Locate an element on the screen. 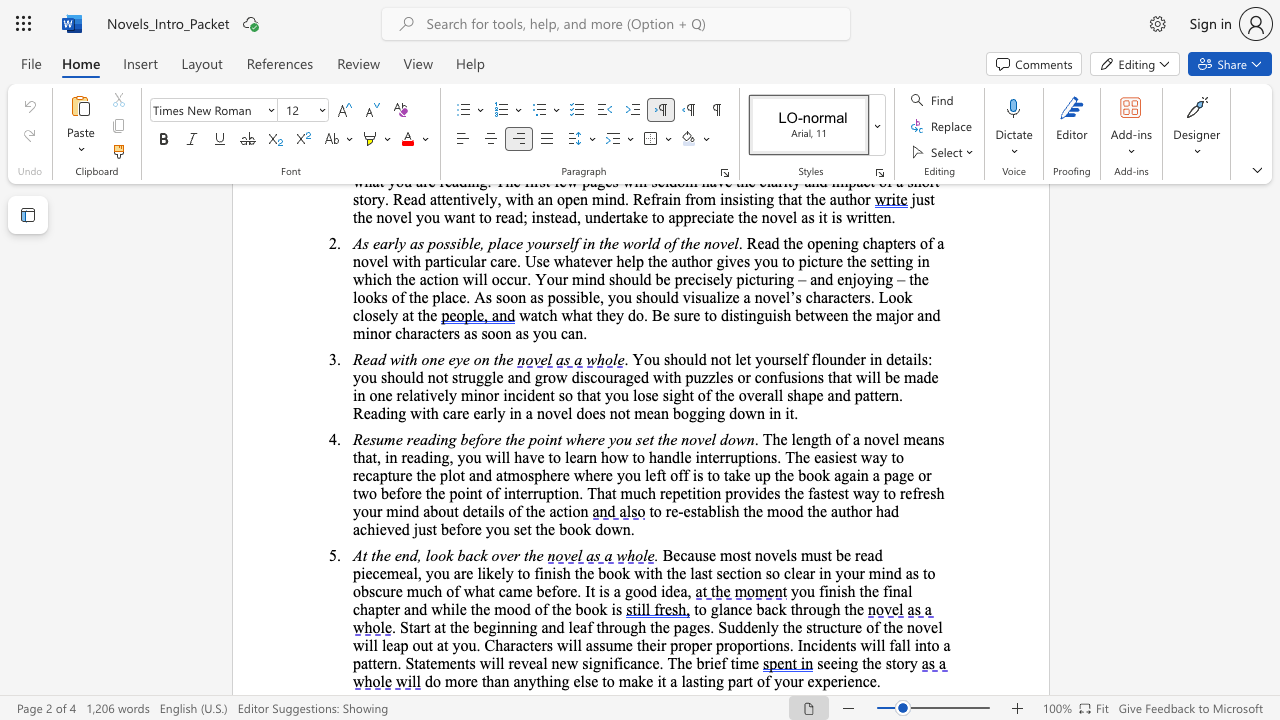 This screenshot has width=1280, height=720. the subset text "th" within the text "to glance back through the" is located at coordinates (844, 608).